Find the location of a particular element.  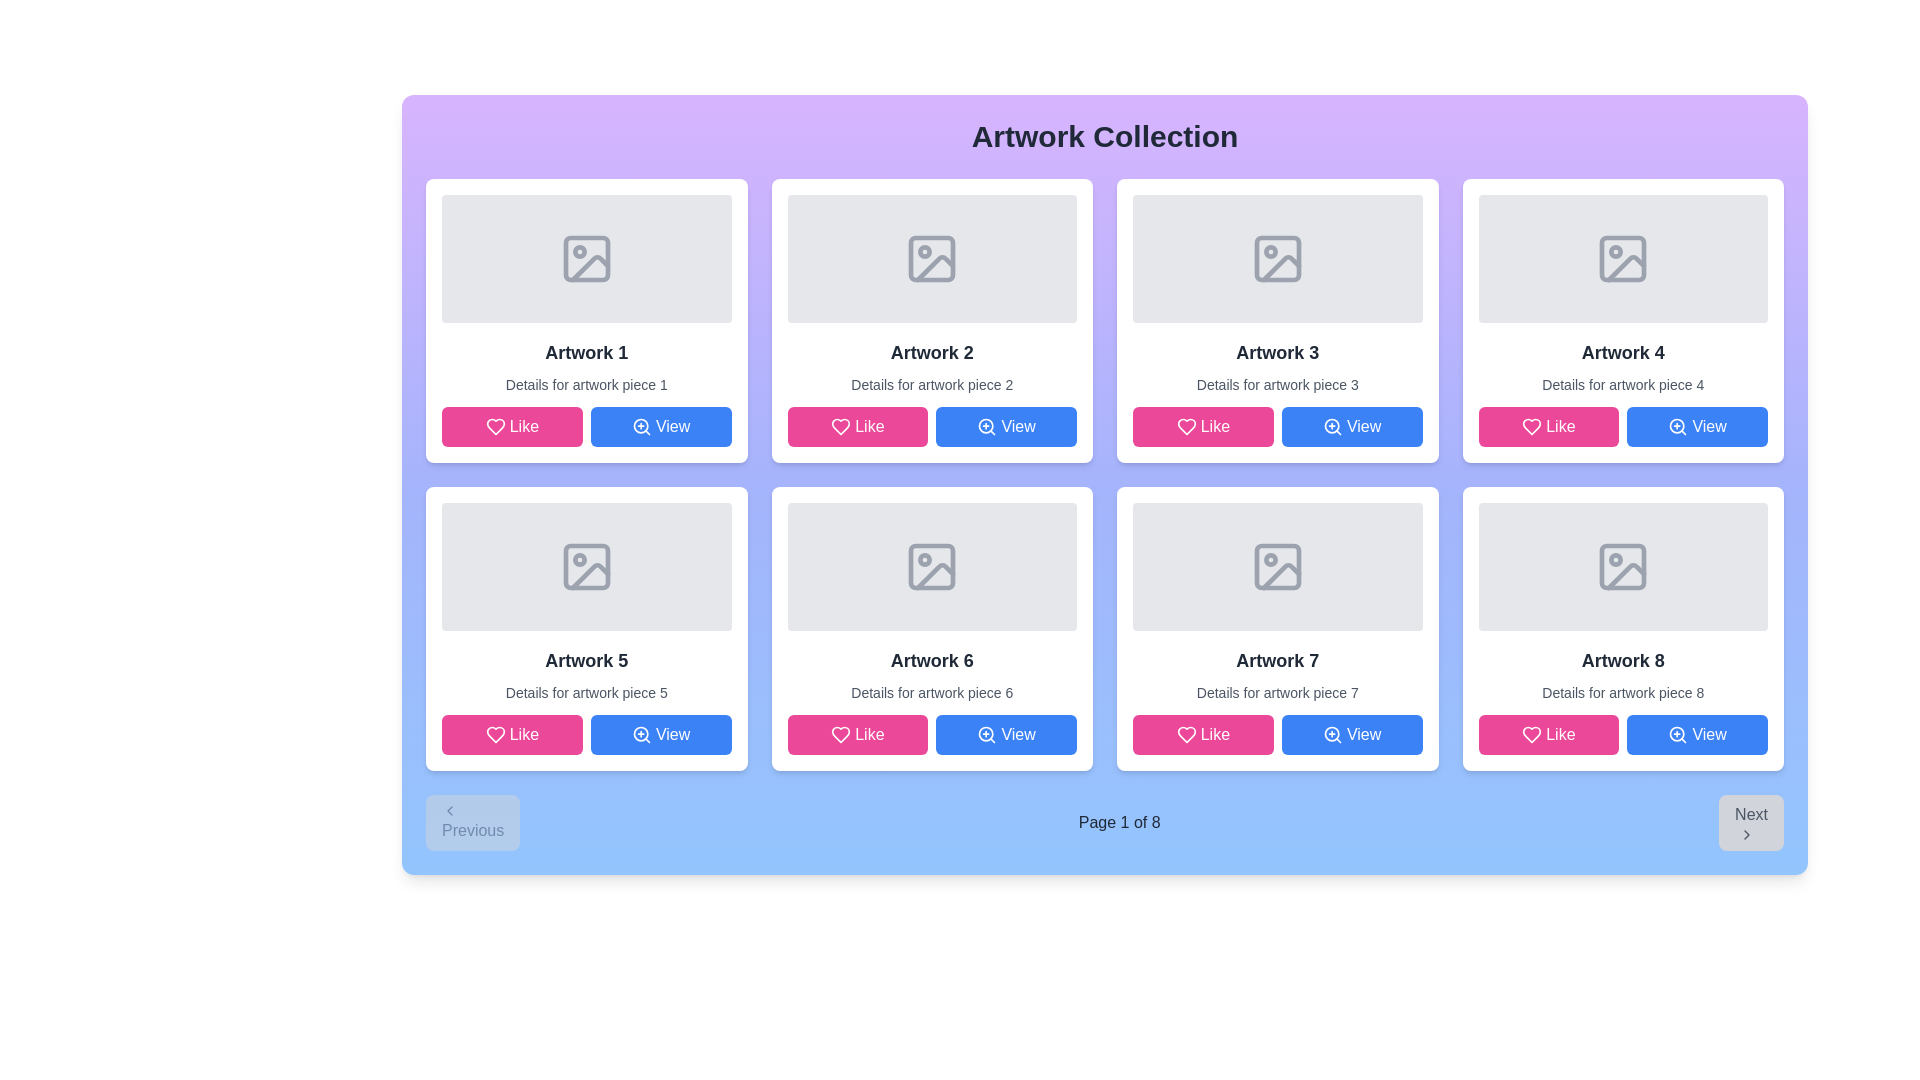

the 'Like' icon located in the sixth card under 'Details for artwork piece 6' is located at coordinates (841, 735).